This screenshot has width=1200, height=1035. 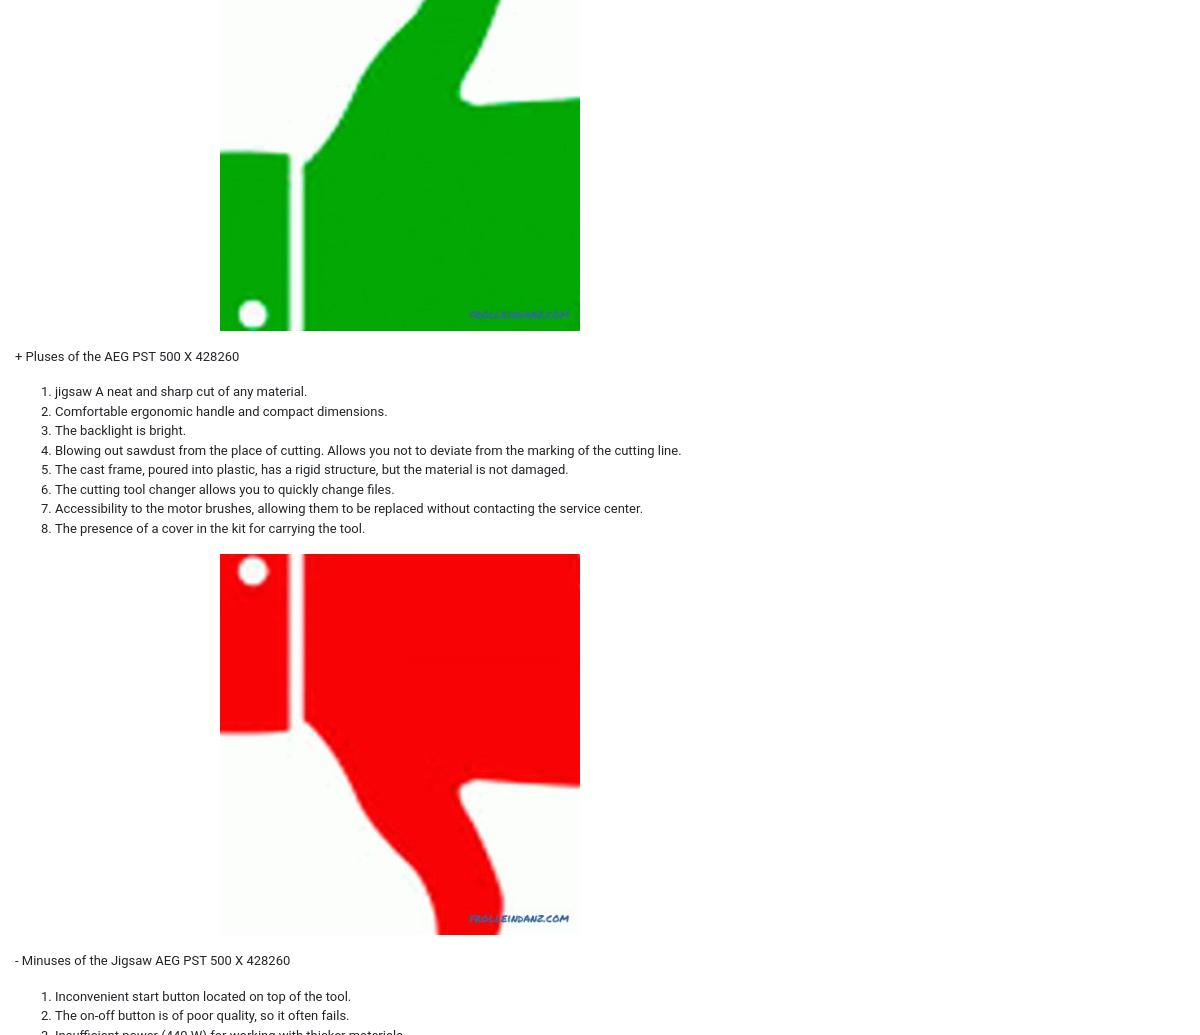 What do you see at coordinates (20, 355) in the screenshot?
I see `'+'` at bounding box center [20, 355].